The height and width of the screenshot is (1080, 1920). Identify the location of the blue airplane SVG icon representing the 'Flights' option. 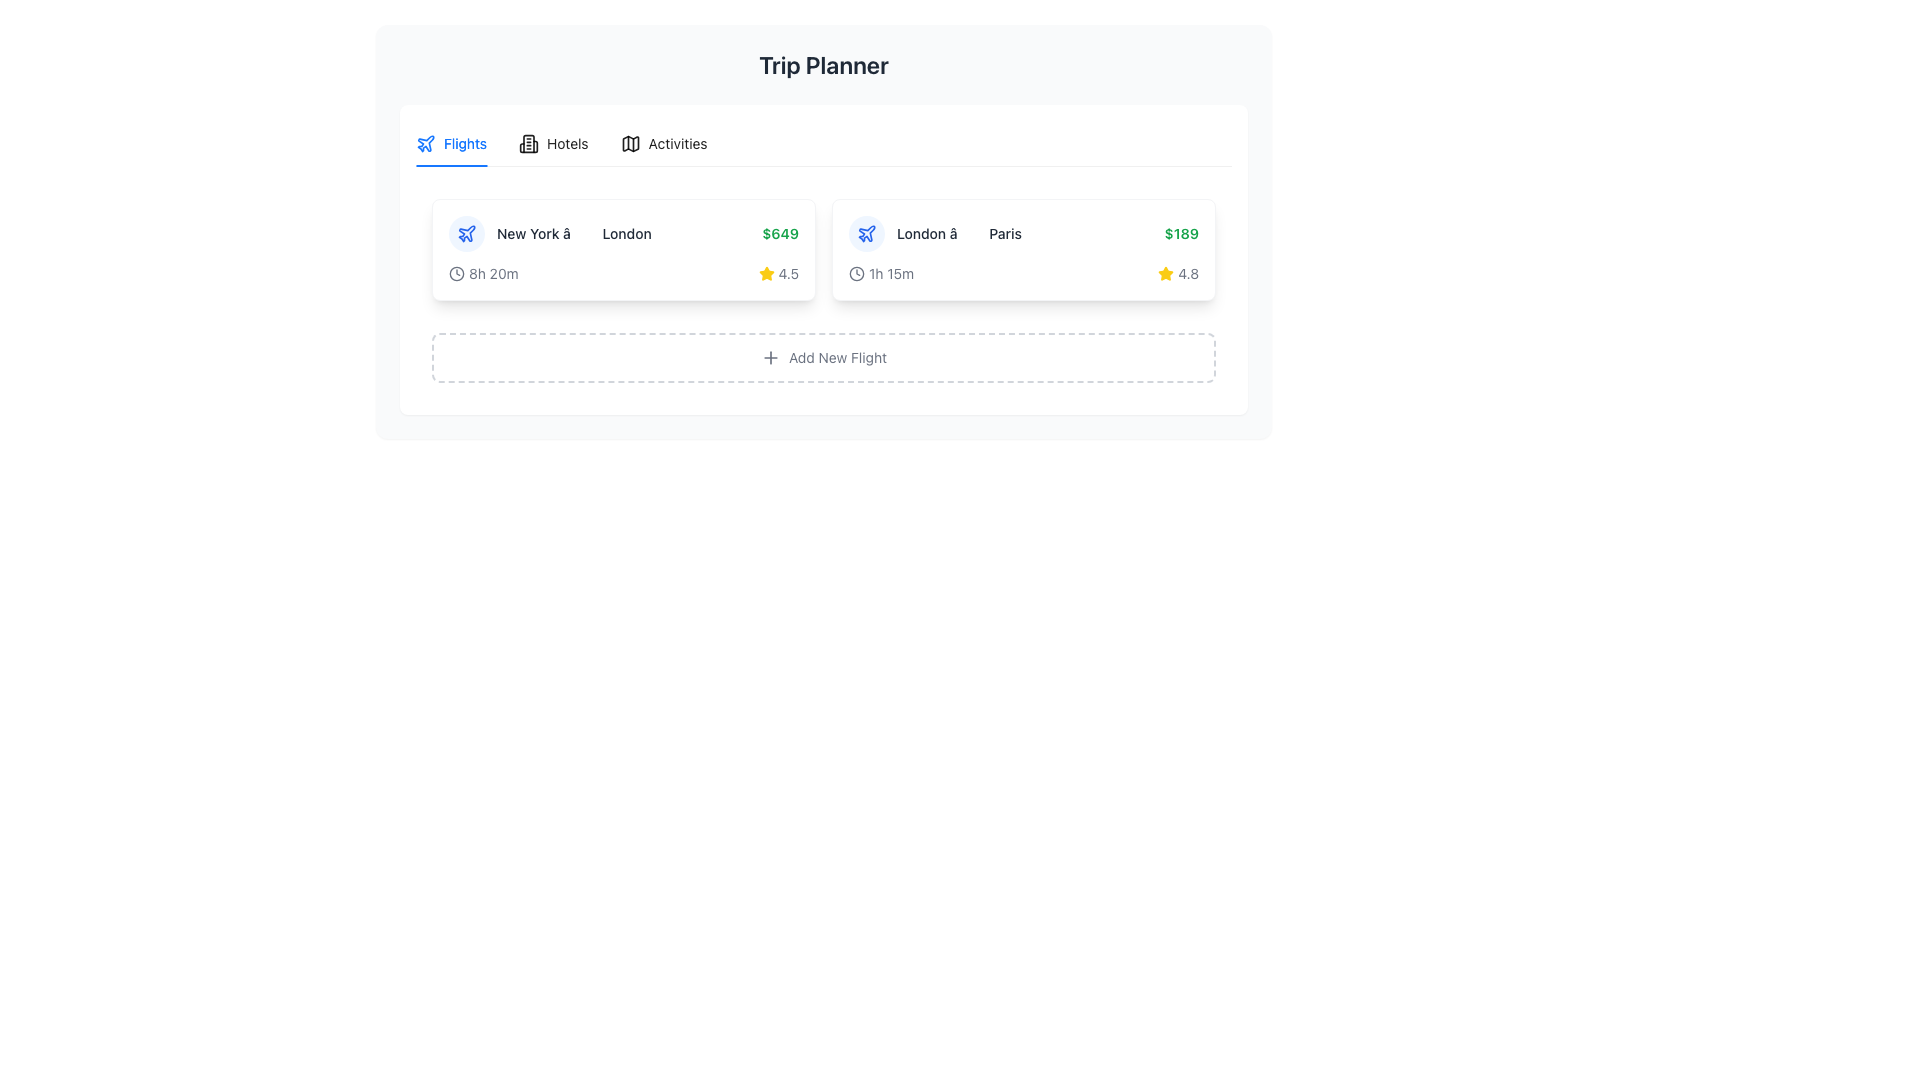
(425, 142).